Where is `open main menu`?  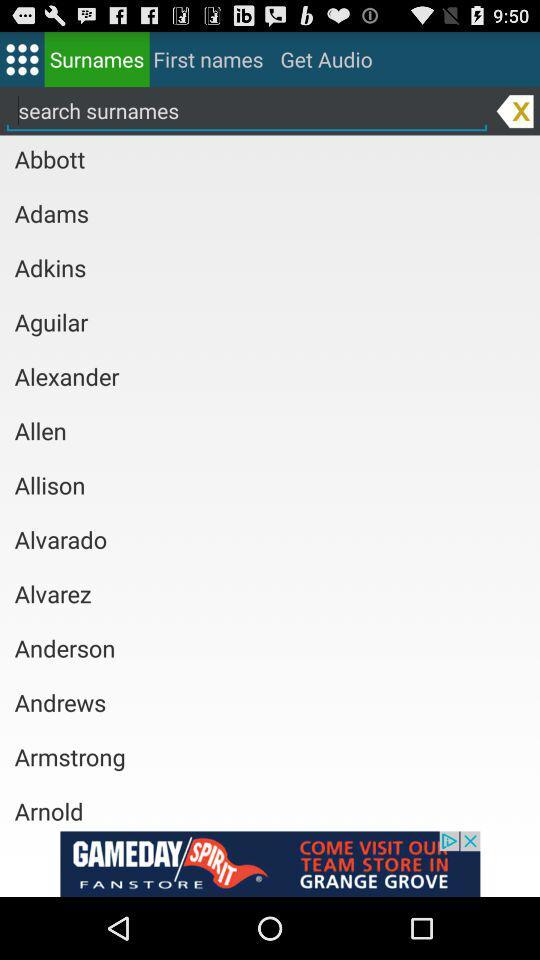
open main menu is located at coordinates (21, 58).